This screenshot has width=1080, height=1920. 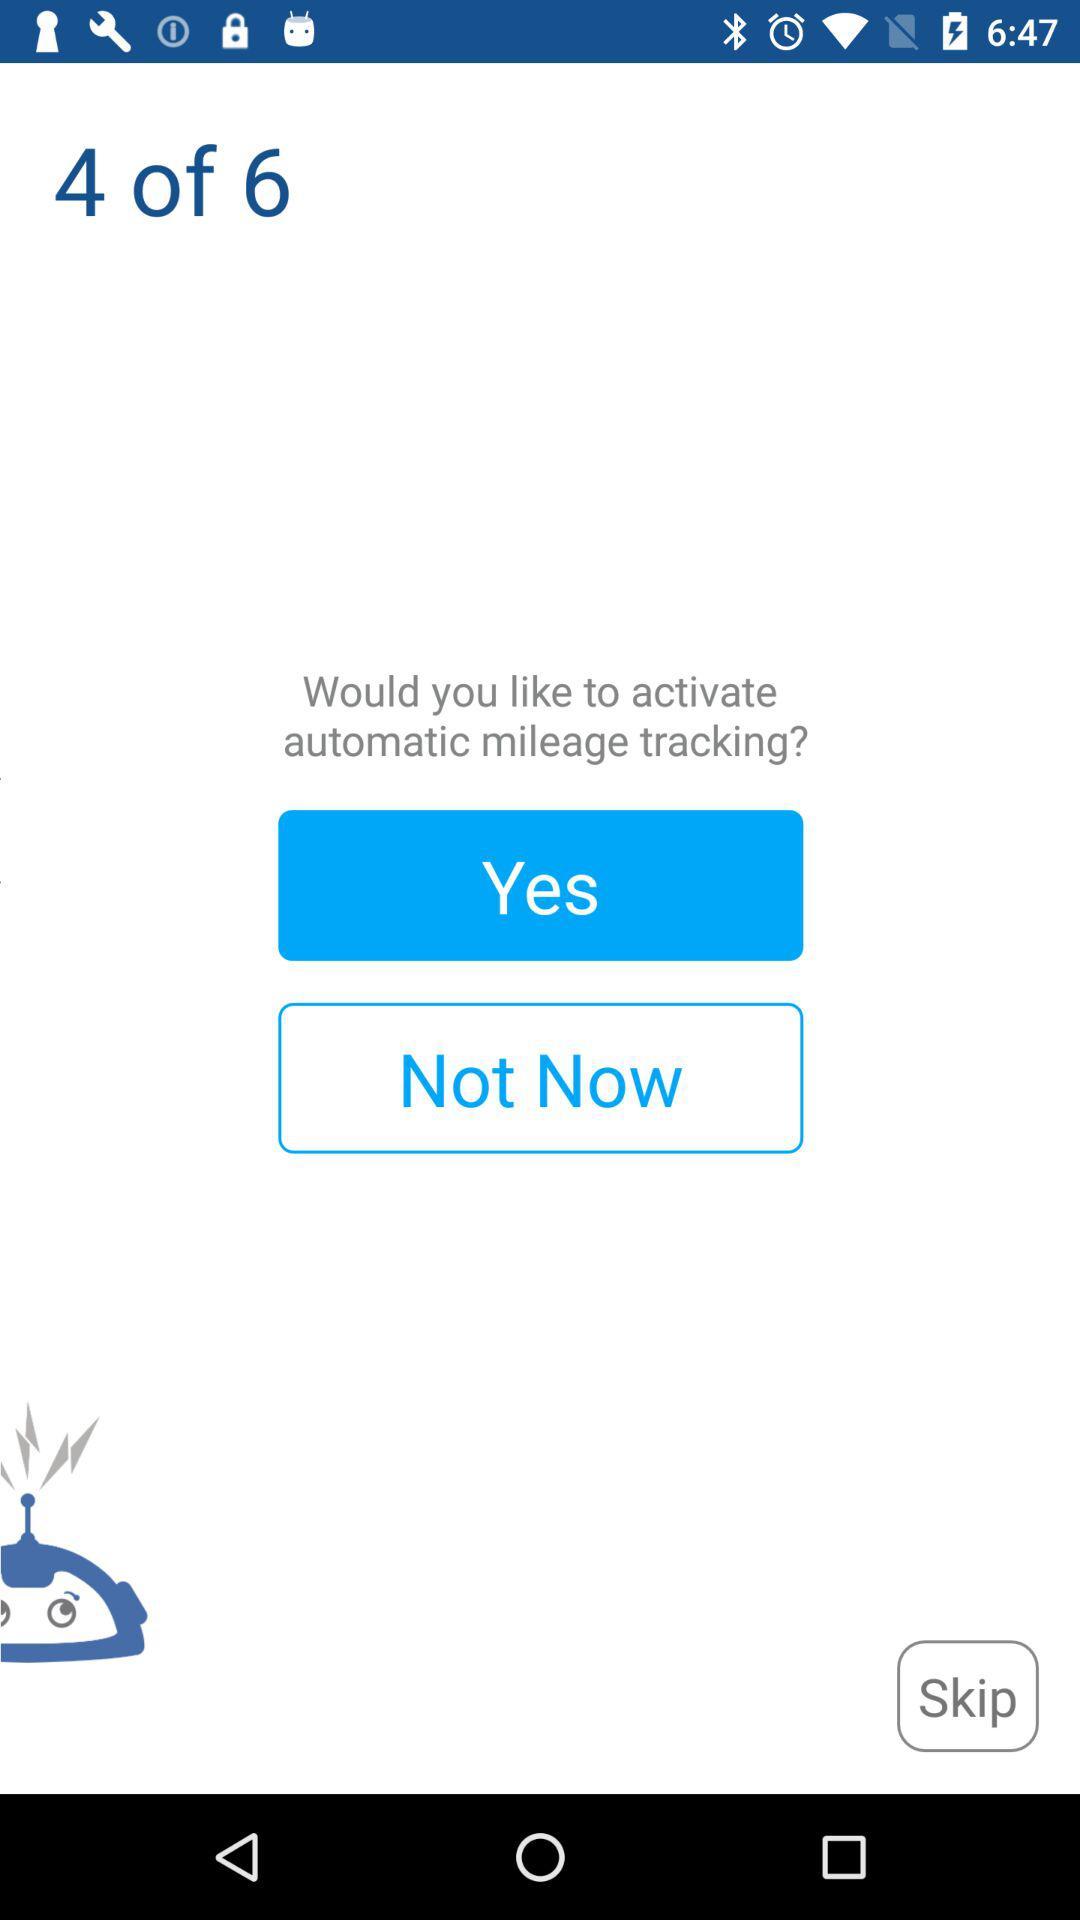 I want to click on the icon below the yes icon, so click(x=540, y=1077).